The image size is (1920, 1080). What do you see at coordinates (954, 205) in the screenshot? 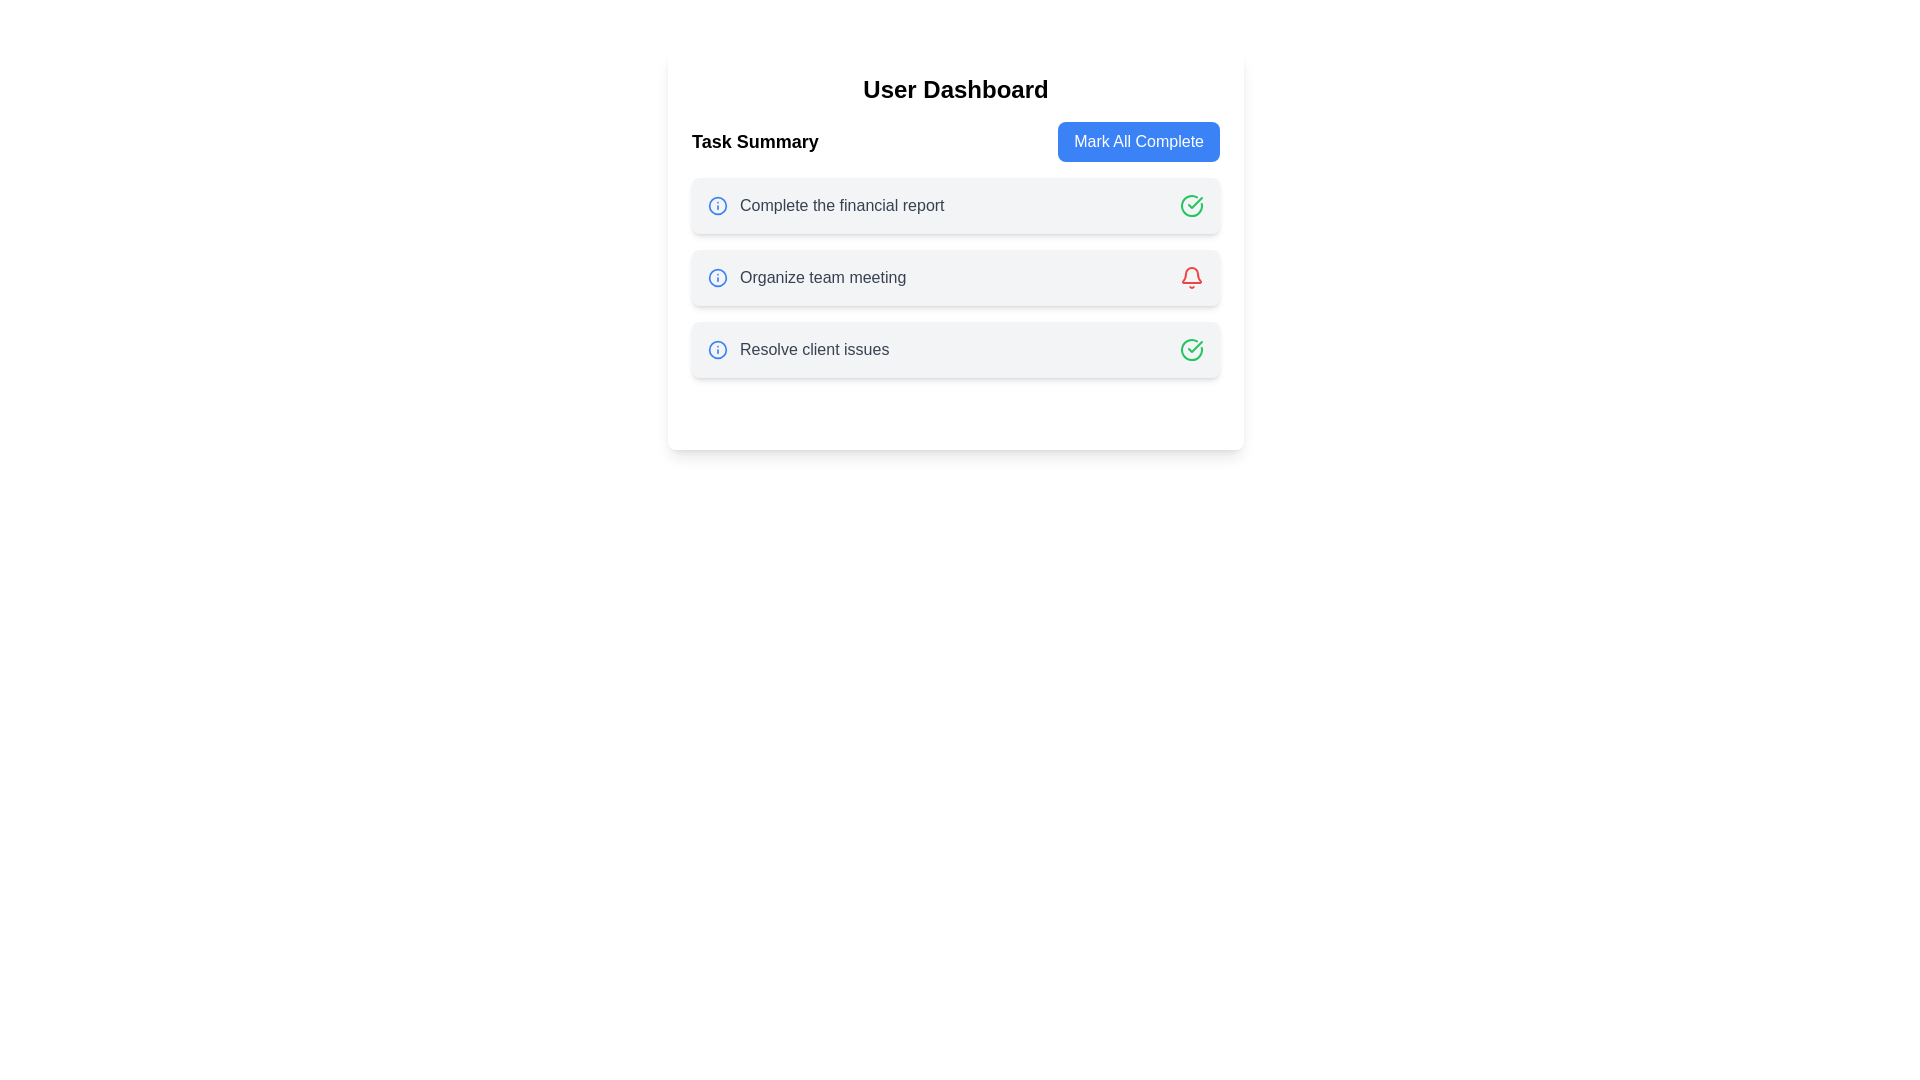
I see `the 'Complete the financial report' Task List Item` at bounding box center [954, 205].